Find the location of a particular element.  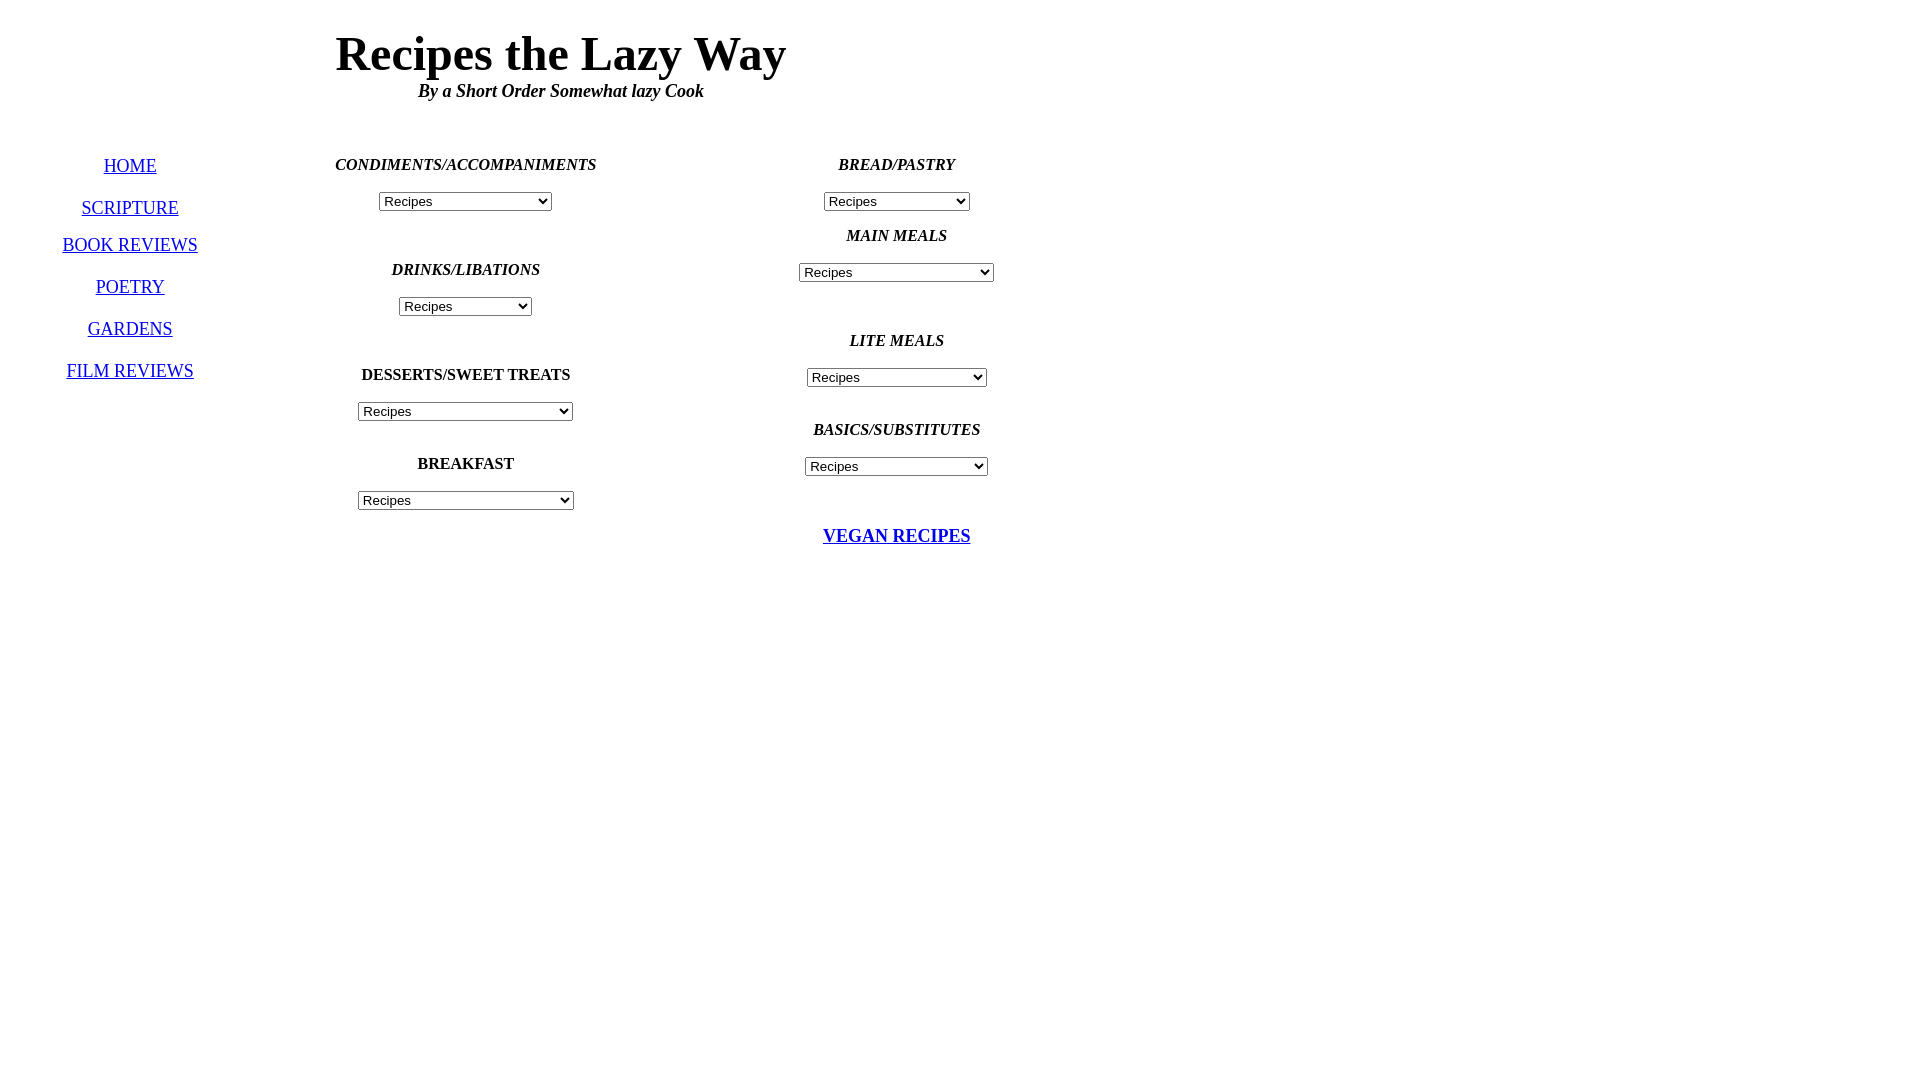

'VEGAN RECIPES' is located at coordinates (896, 535).